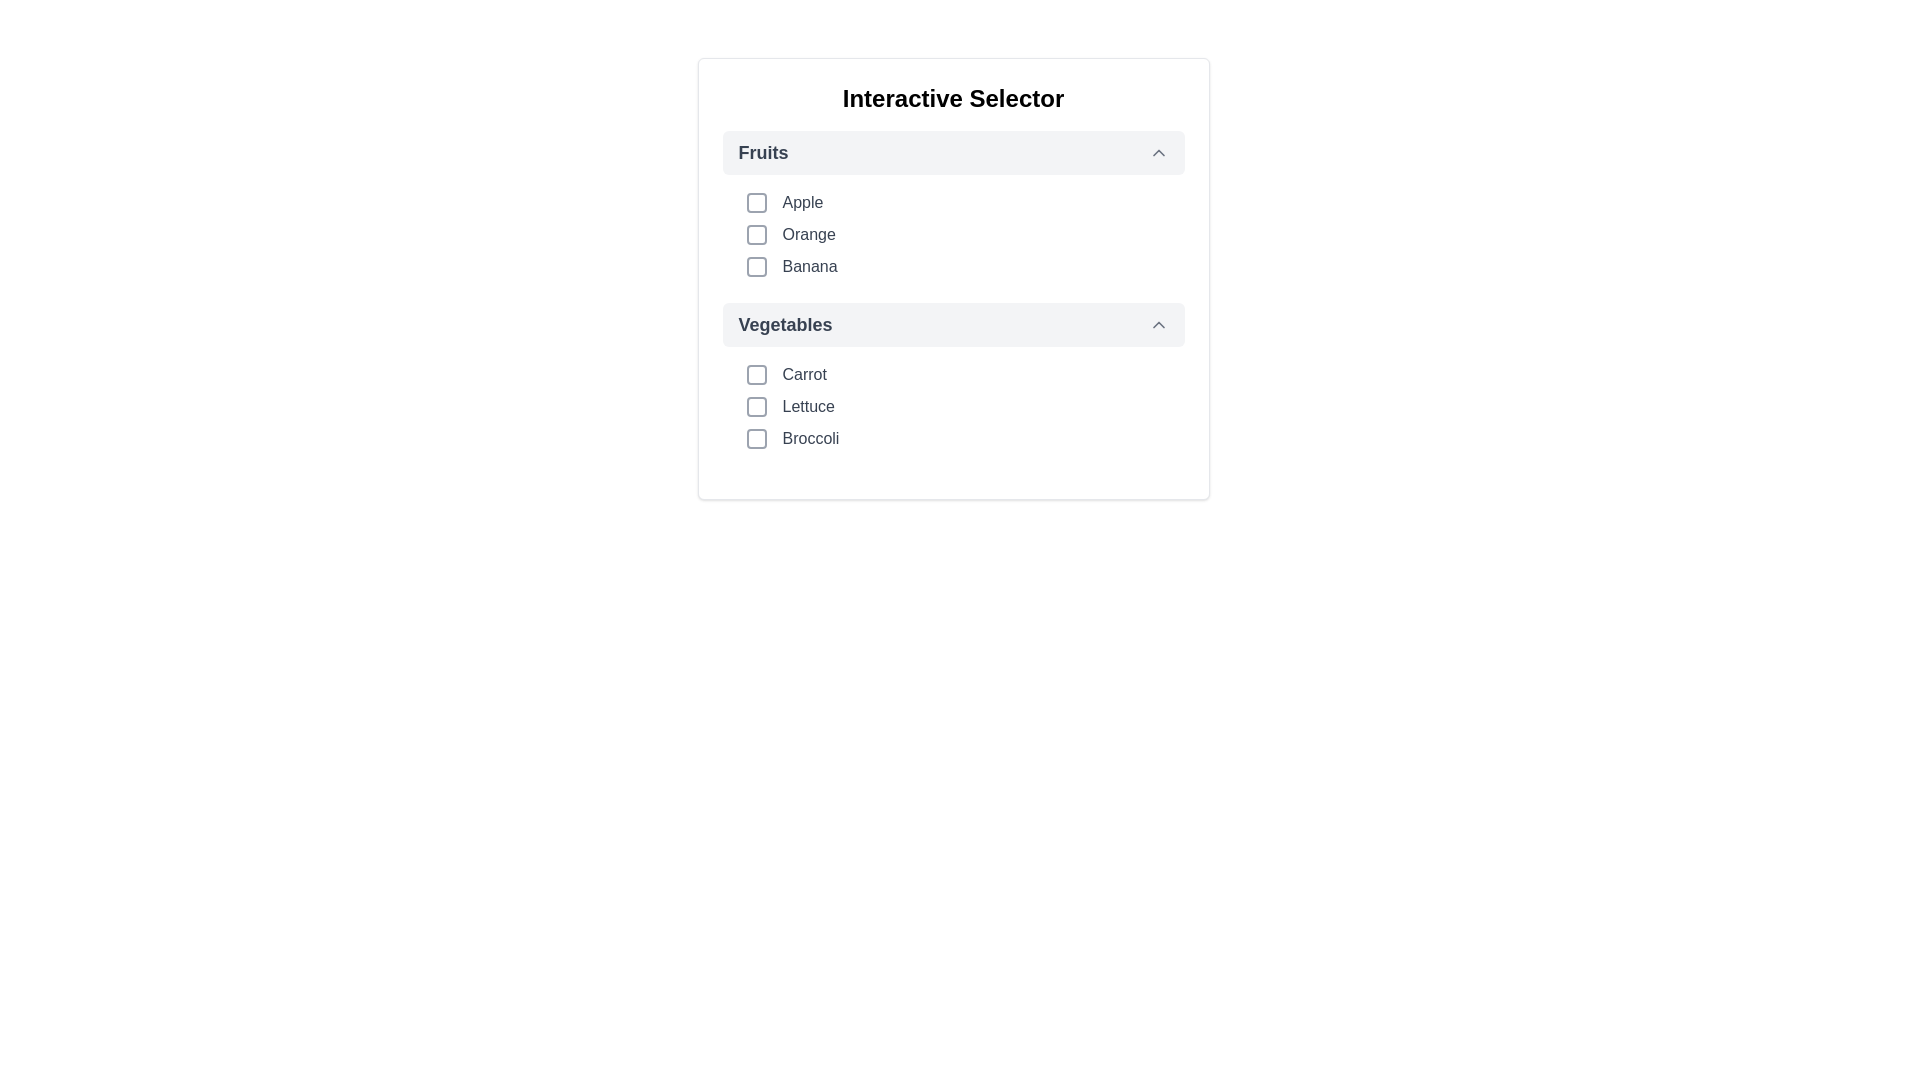  What do you see at coordinates (804, 374) in the screenshot?
I see `the static text label 'Carrot' located adjacent to the checkbox in the 'Vegetables' section` at bounding box center [804, 374].